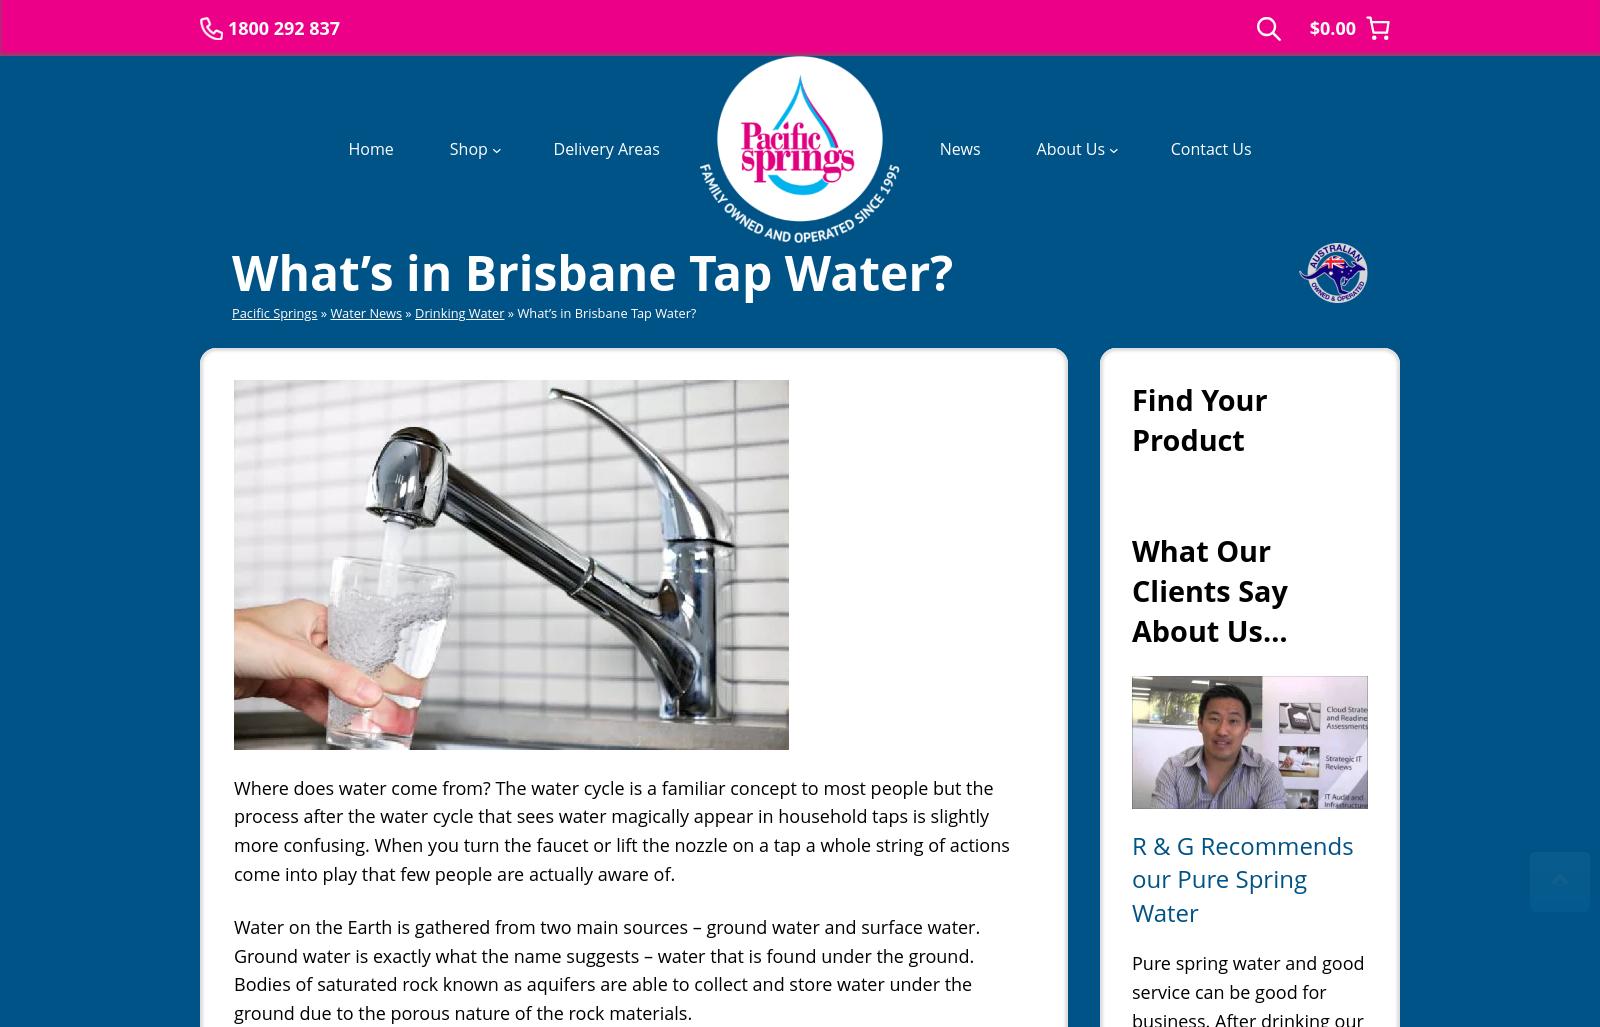 This screenshot has height=1027, width=1600. I want to click on 'Find Your Product', so click(1199, 417).